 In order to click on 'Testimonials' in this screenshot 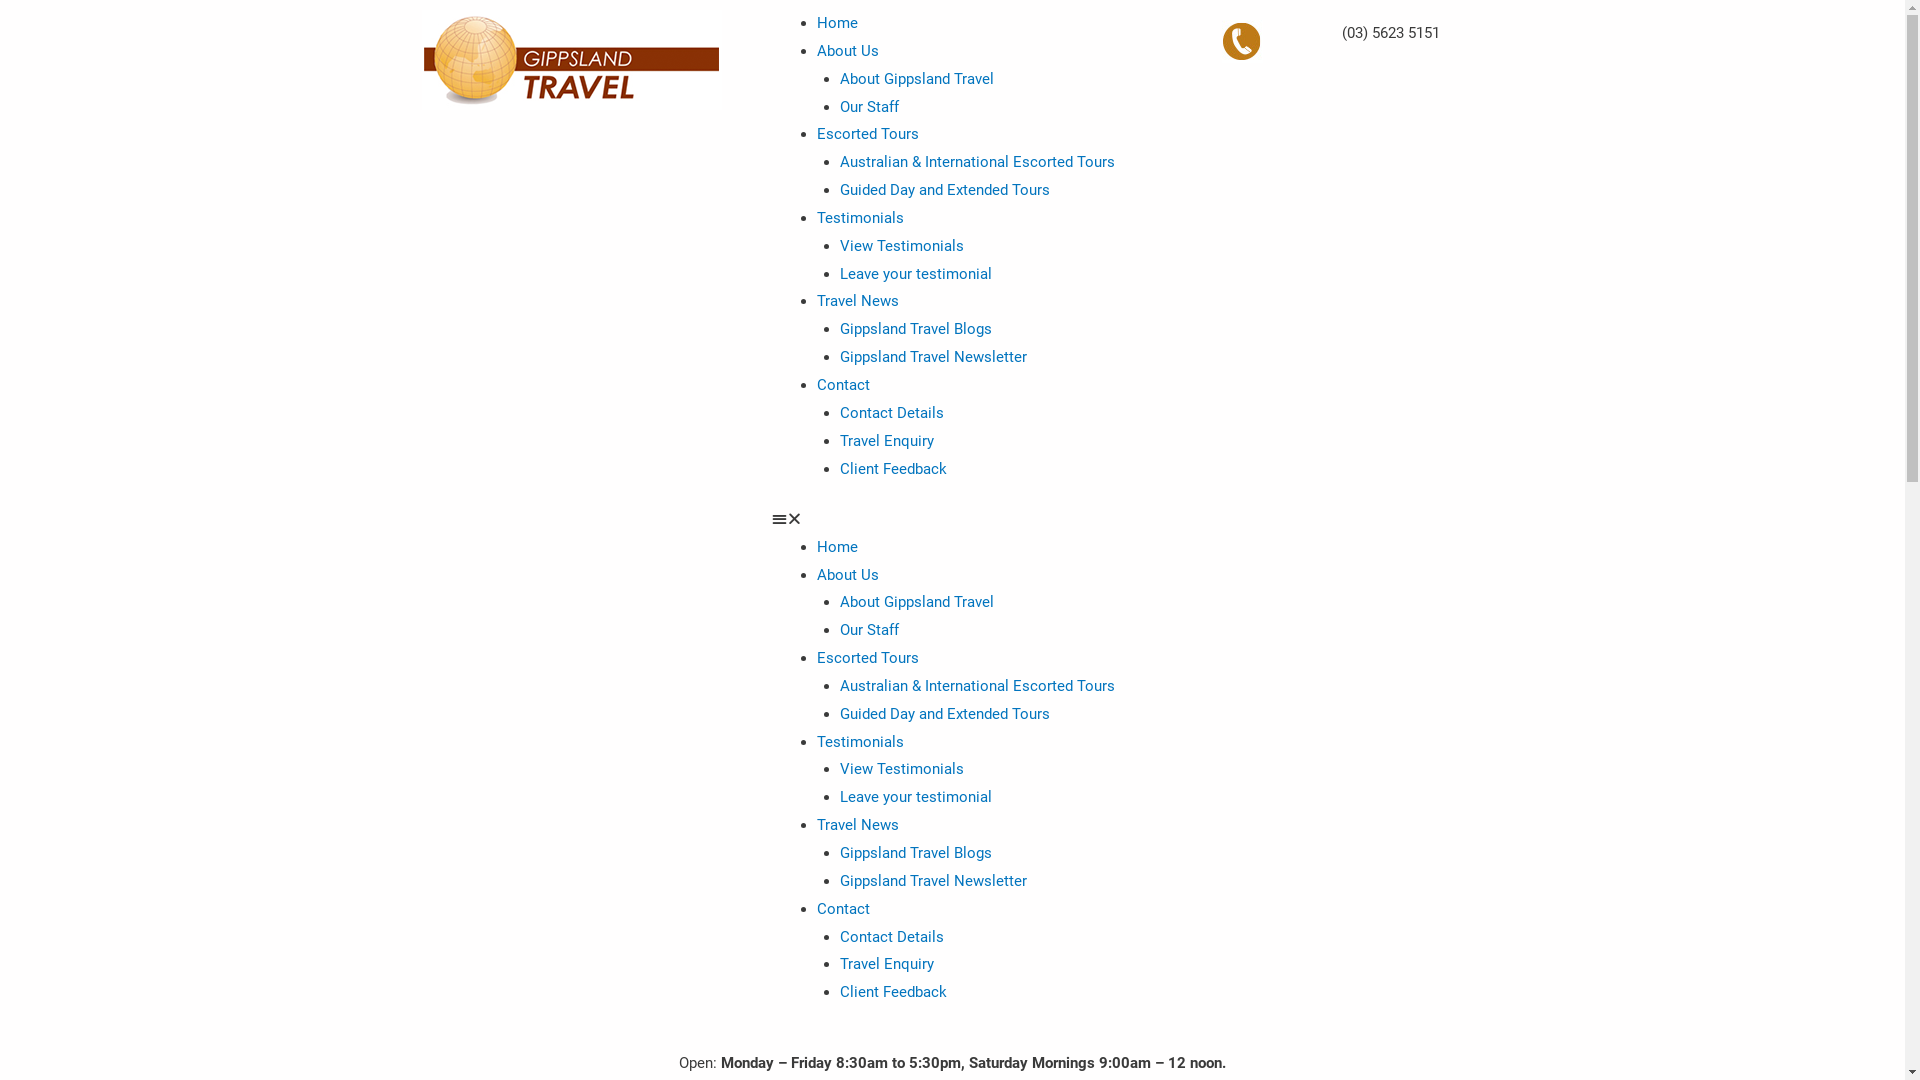, I will do `click(860, 218)`.